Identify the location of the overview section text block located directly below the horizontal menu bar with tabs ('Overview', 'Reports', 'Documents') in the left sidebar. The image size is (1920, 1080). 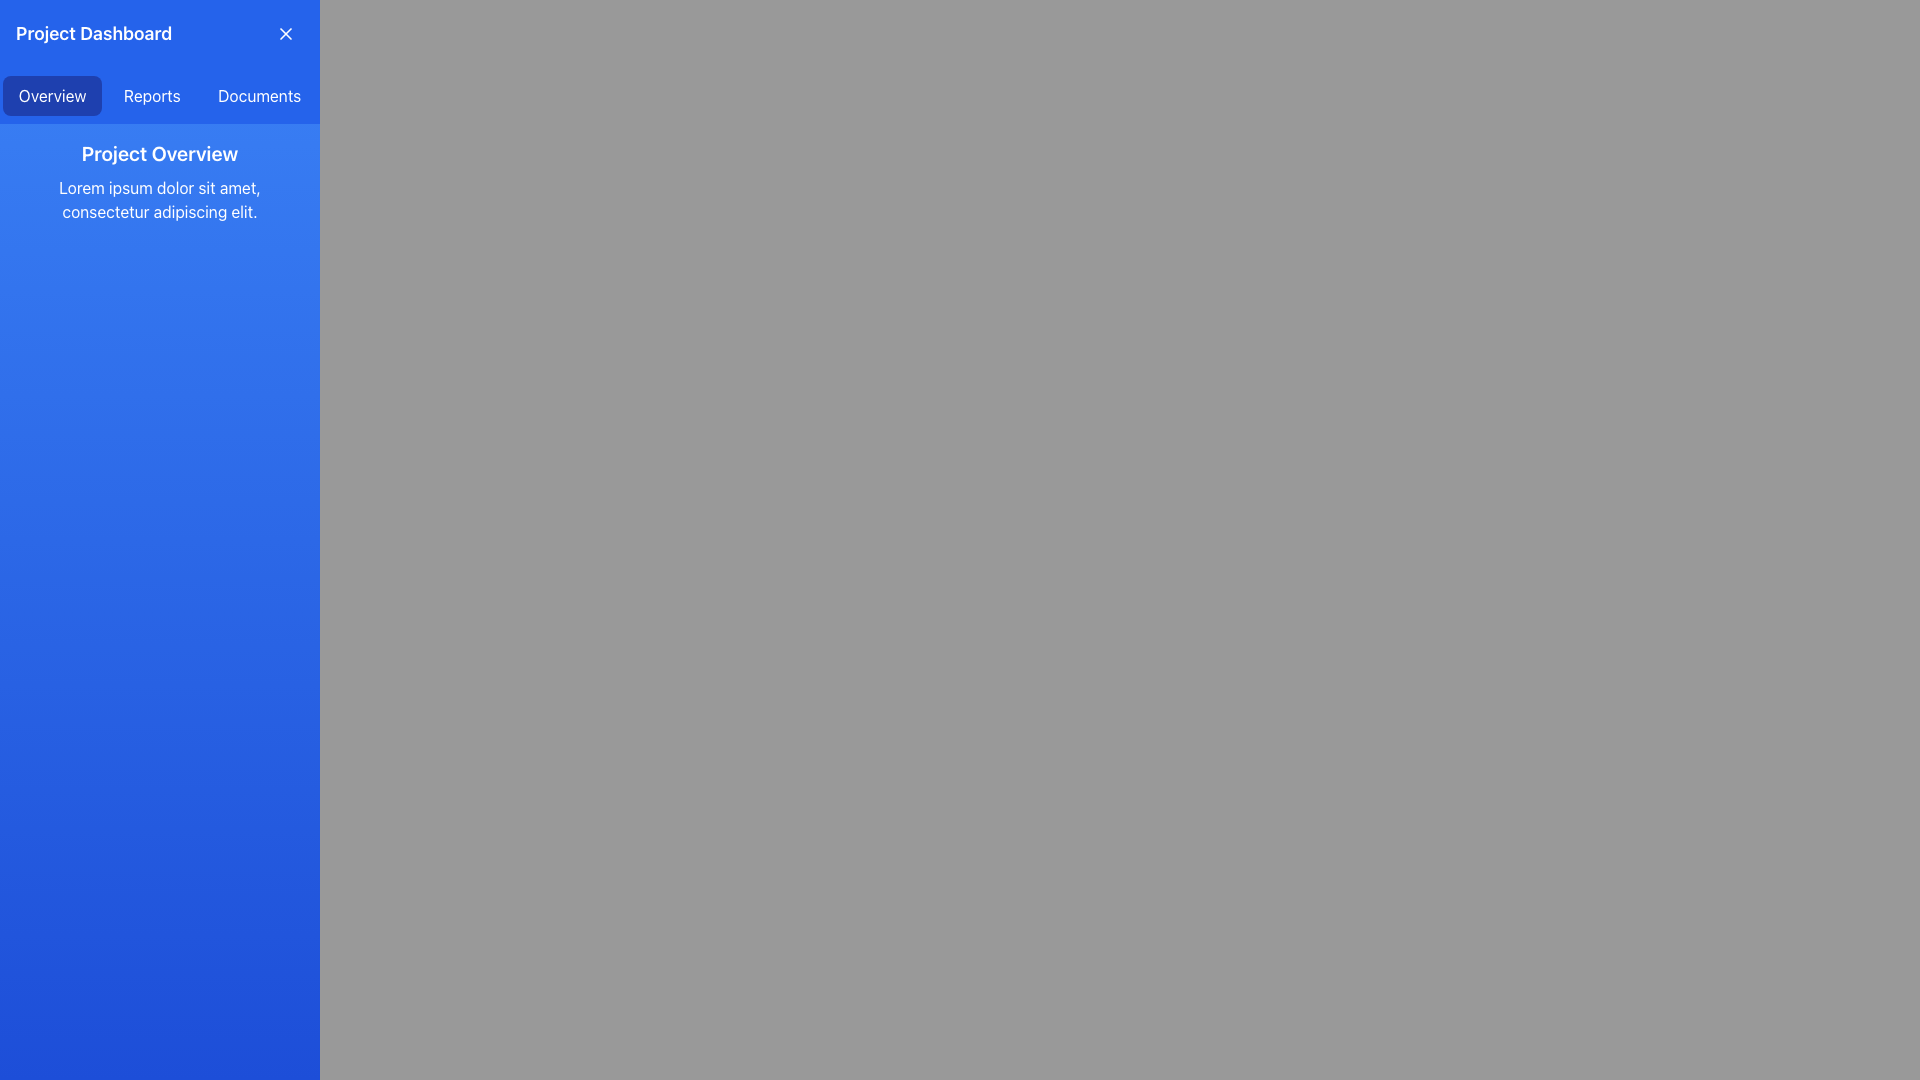
(158, 181).